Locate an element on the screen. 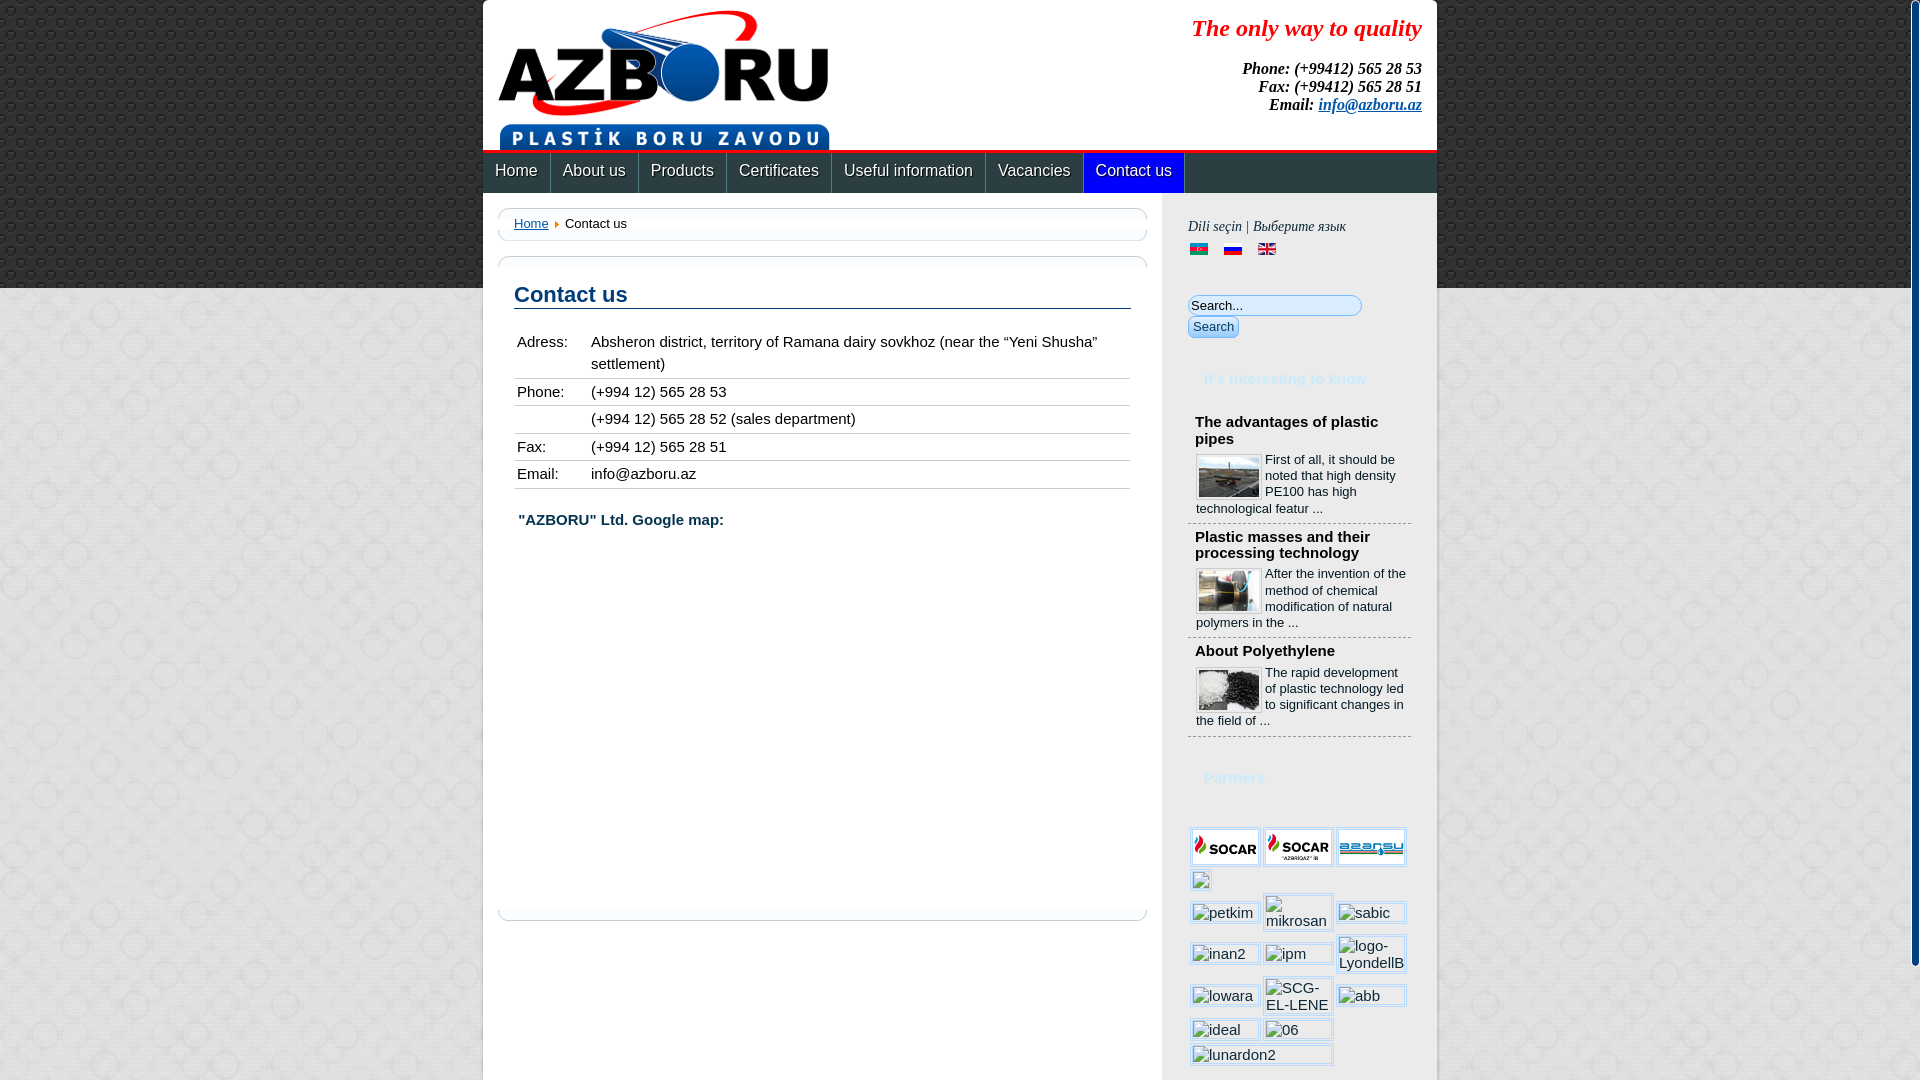  'English (UK)' is located at coordinates (1266, 248).